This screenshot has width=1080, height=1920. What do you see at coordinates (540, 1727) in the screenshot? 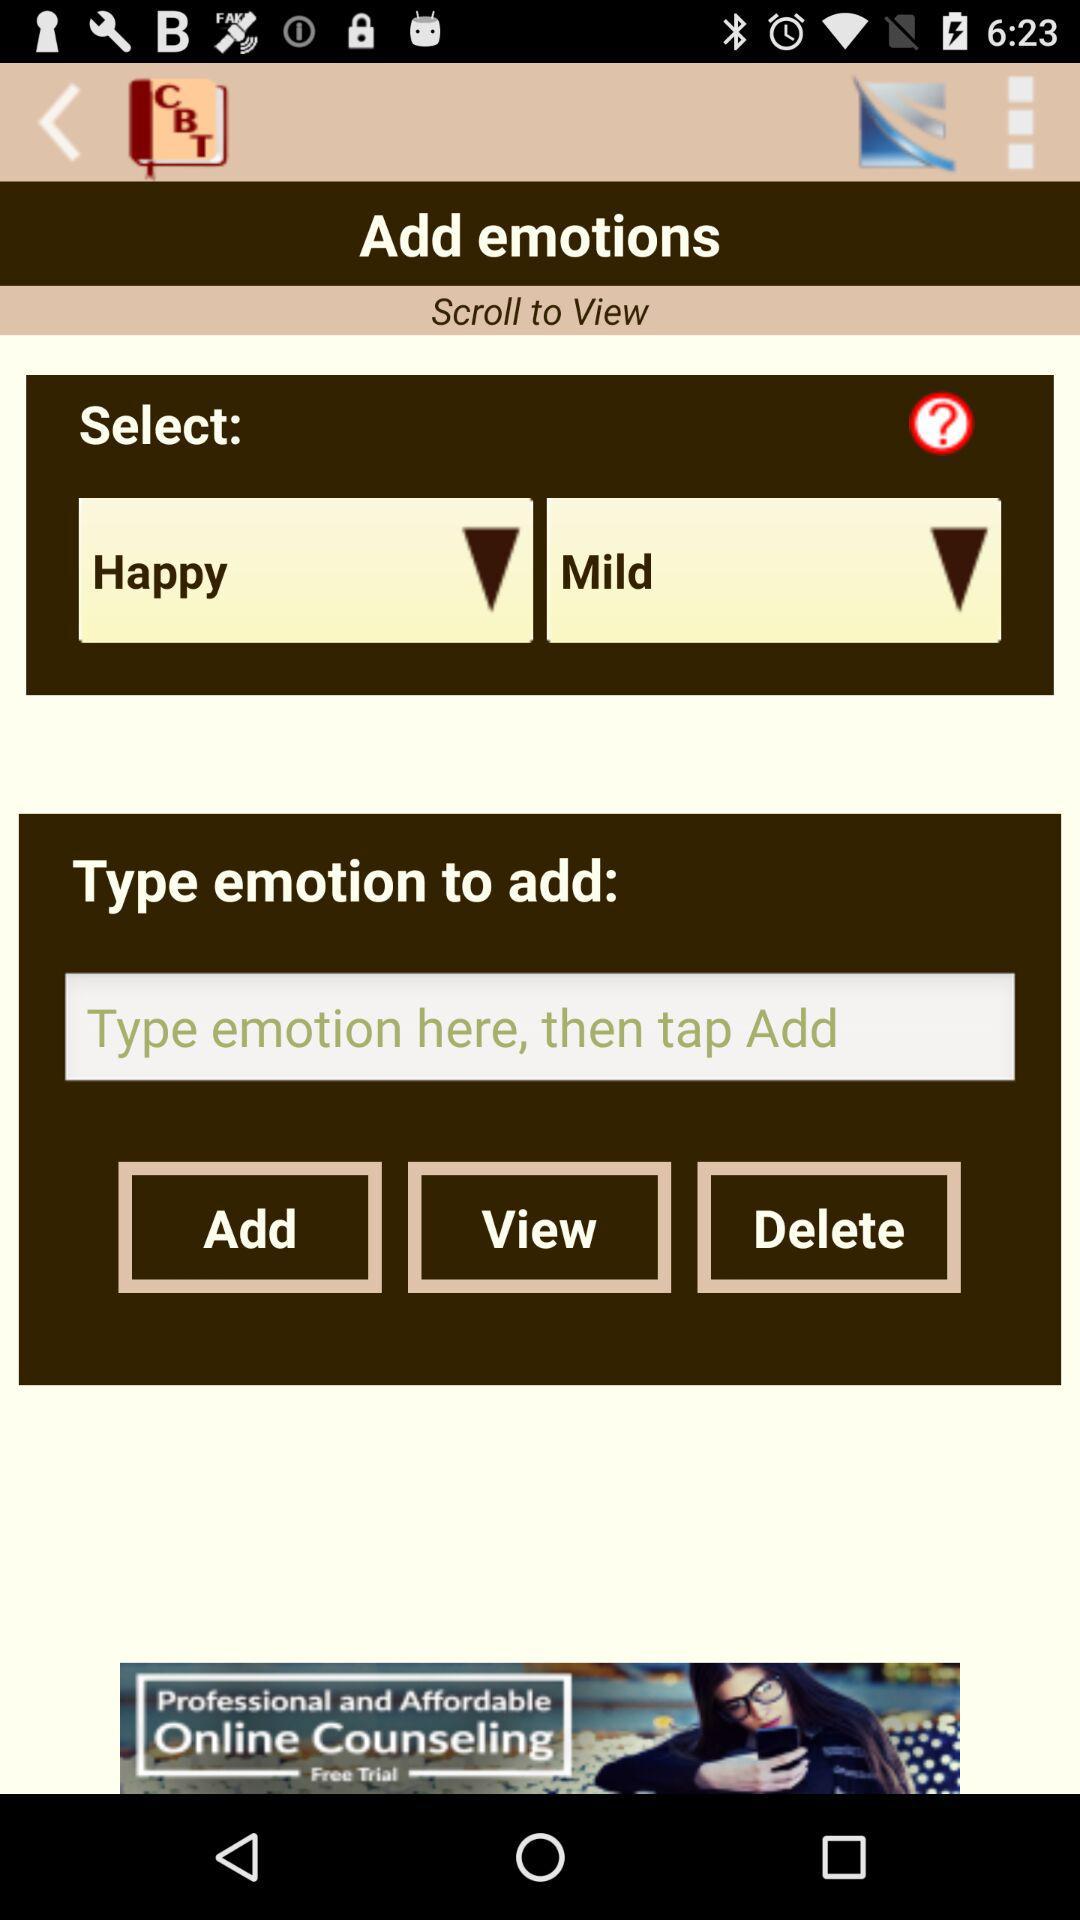
I see `search about add` at bounding box center [540, 1727].